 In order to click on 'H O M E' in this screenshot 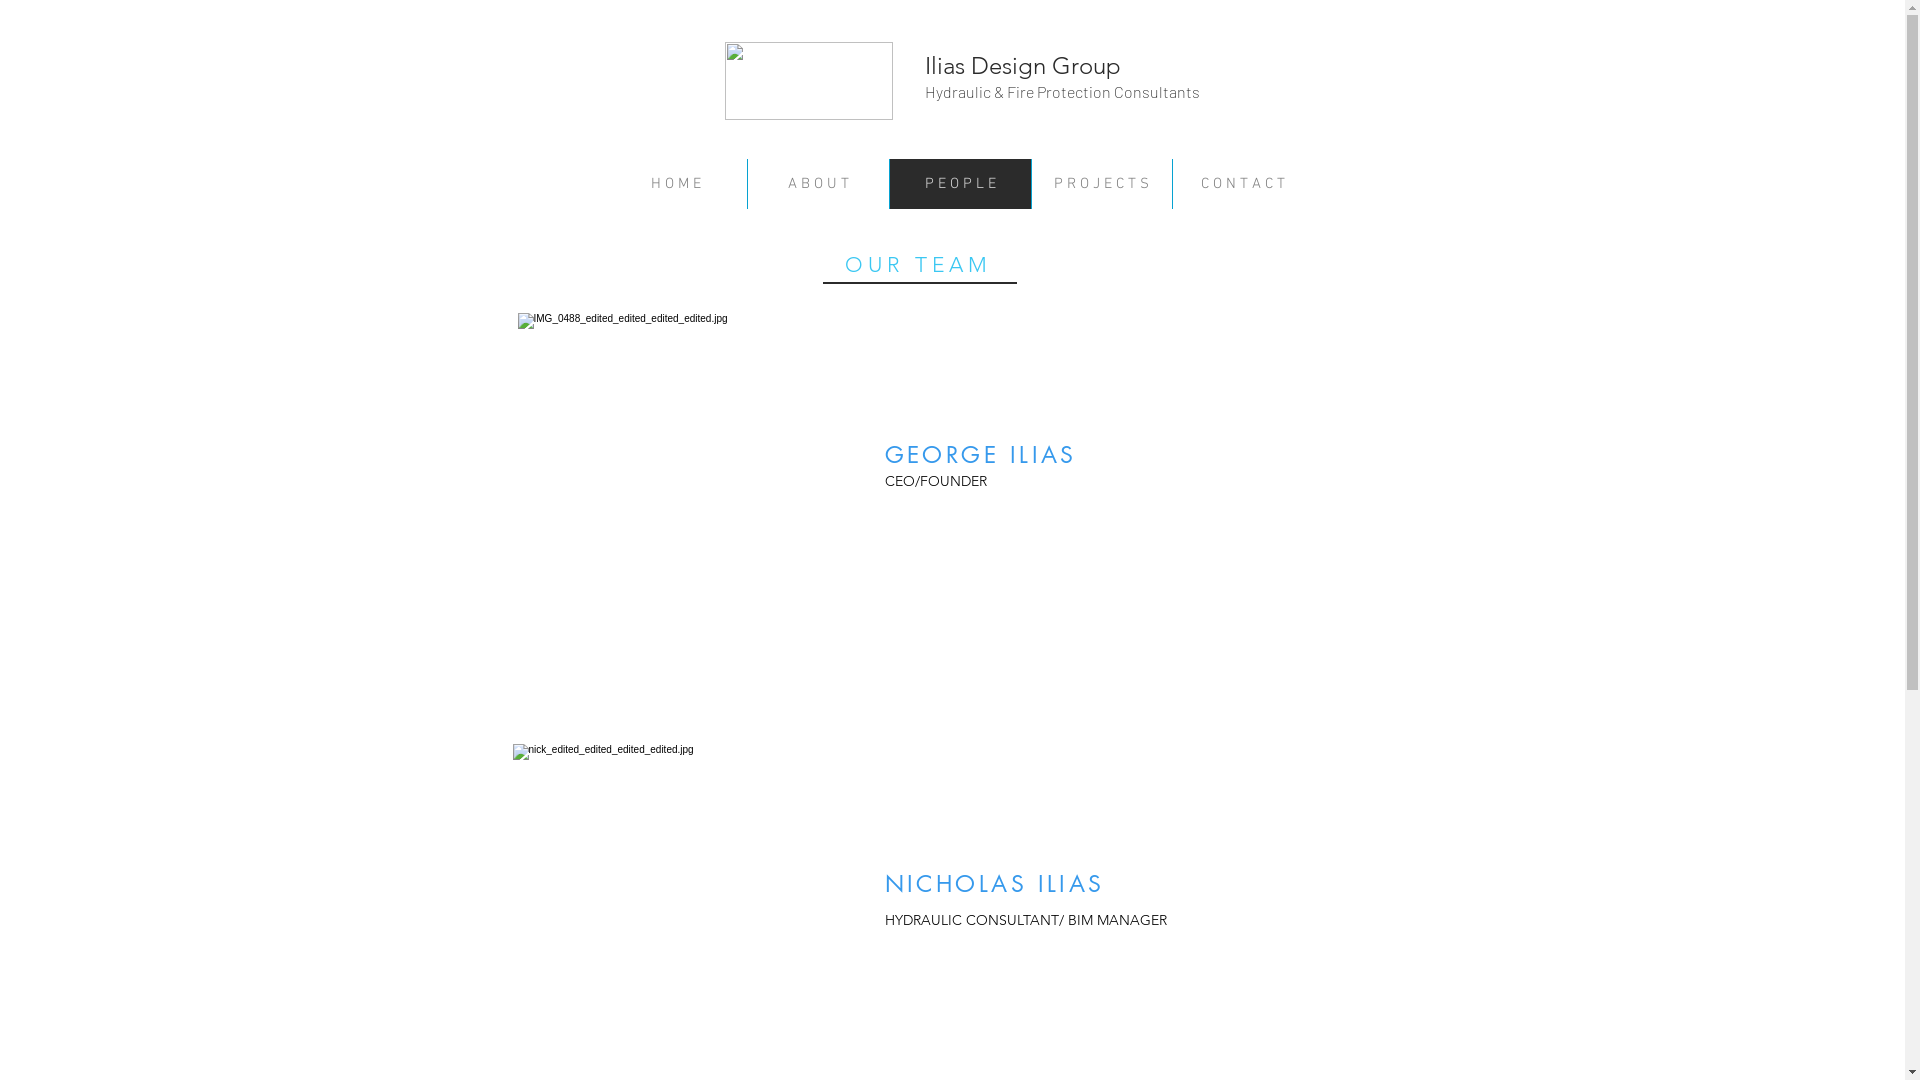, I will do `click(603, 184)`.